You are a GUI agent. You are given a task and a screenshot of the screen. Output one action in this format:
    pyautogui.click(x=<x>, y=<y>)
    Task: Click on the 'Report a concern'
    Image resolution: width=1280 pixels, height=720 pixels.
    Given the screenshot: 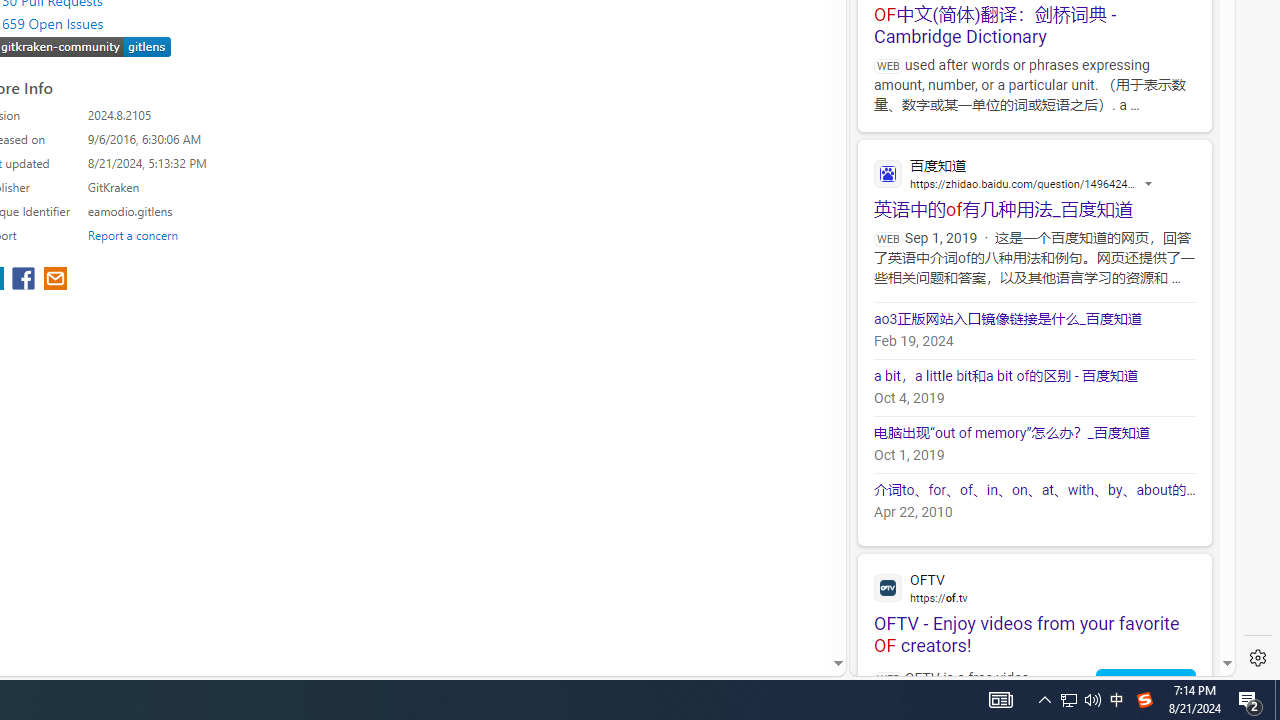 What is the action you would take?
    pyautogui.click(x=132, y=234)
    